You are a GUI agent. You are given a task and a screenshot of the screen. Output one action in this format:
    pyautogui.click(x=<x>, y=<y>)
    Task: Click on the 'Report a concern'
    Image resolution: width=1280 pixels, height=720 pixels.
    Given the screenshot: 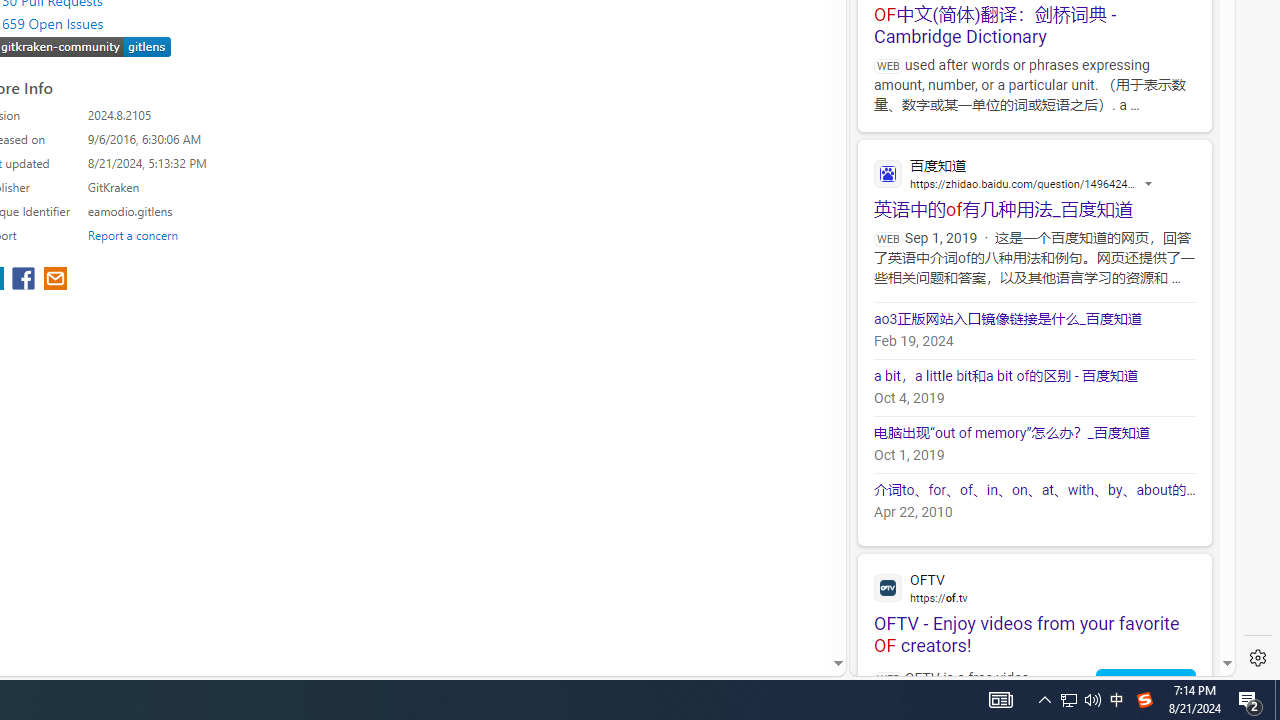 What is the action you would take?
    pyautogui.click(x=132, y=234)
    